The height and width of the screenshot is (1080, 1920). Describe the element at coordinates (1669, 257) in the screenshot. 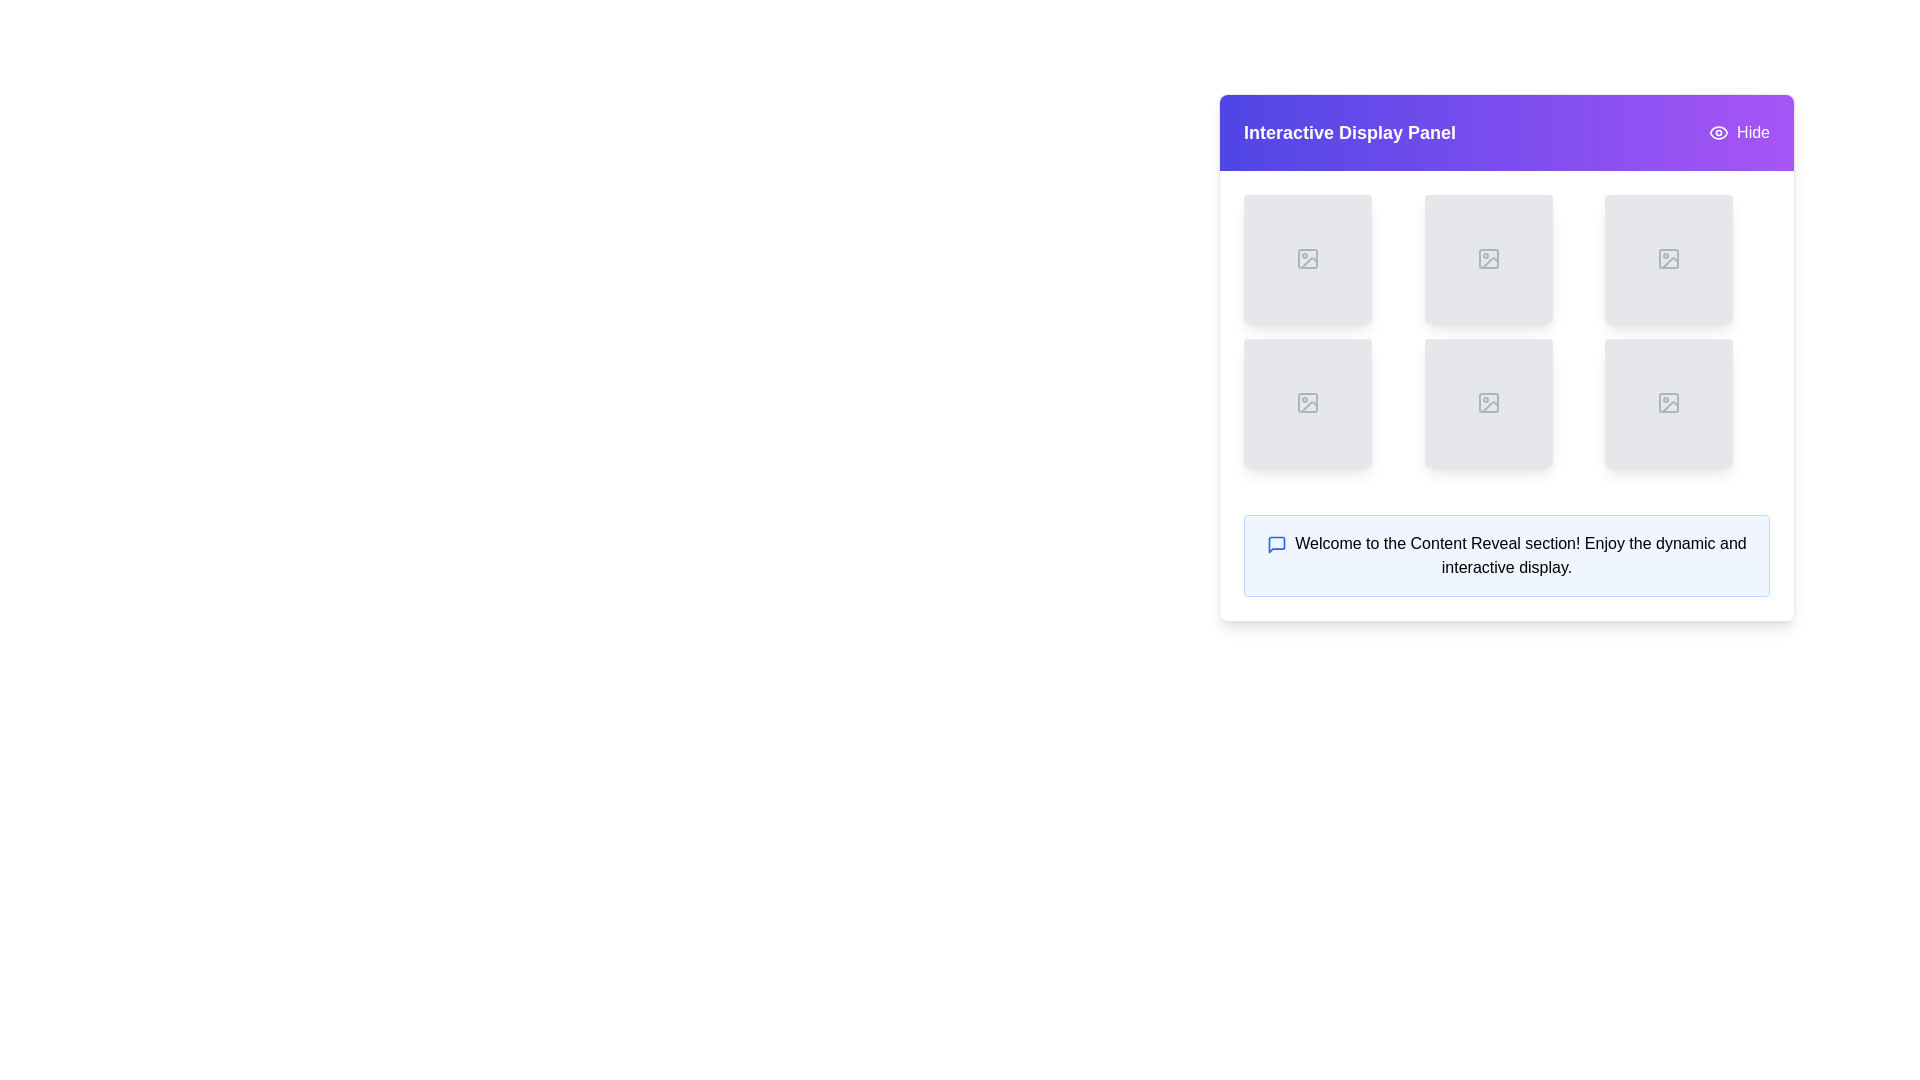

I see `the small rectangular shape with rounded corners located at the center of the image icon in the top-right grid cell of the 2x3 grid within the 'Interactive Display Panel'` at that location.